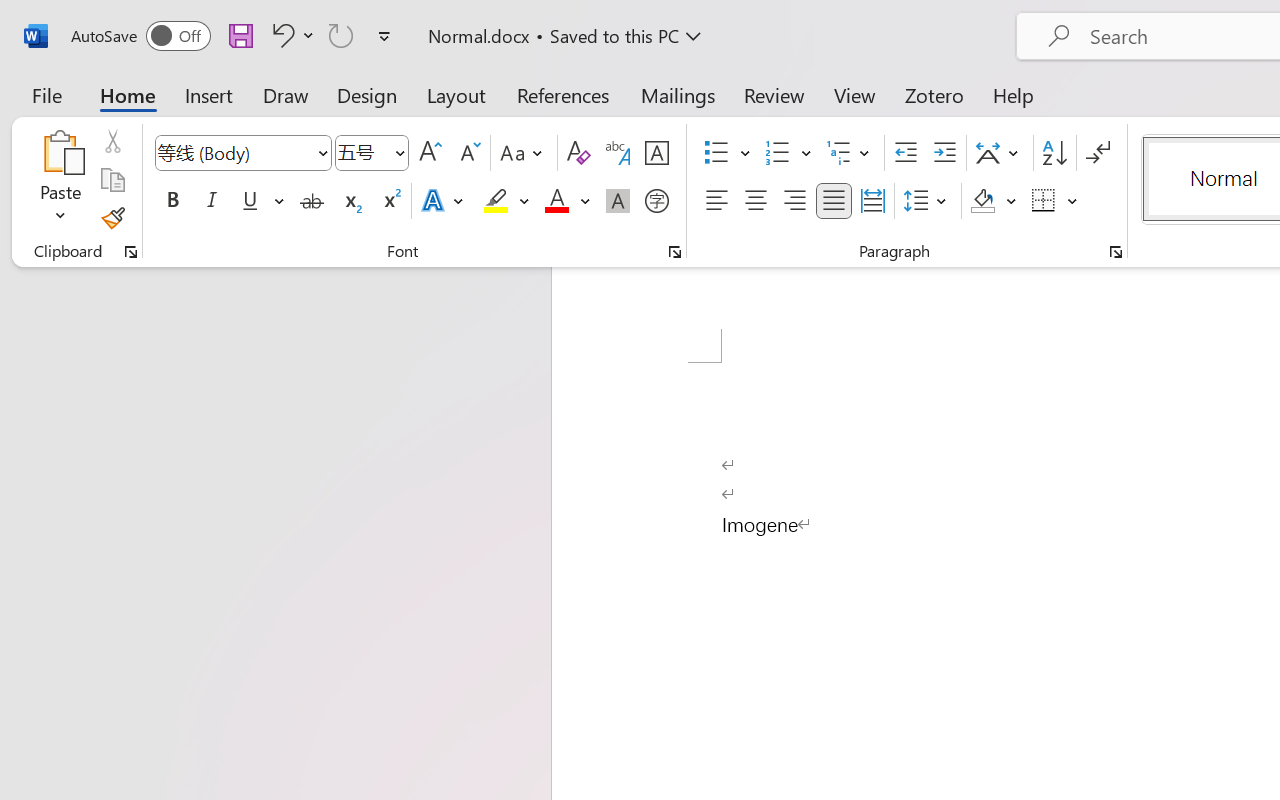 The width and height of the screenshot is (1280, 800). Describe the element at coordinates (943, 153) in the screenshot. I see `'Increase Indent'` at that location.